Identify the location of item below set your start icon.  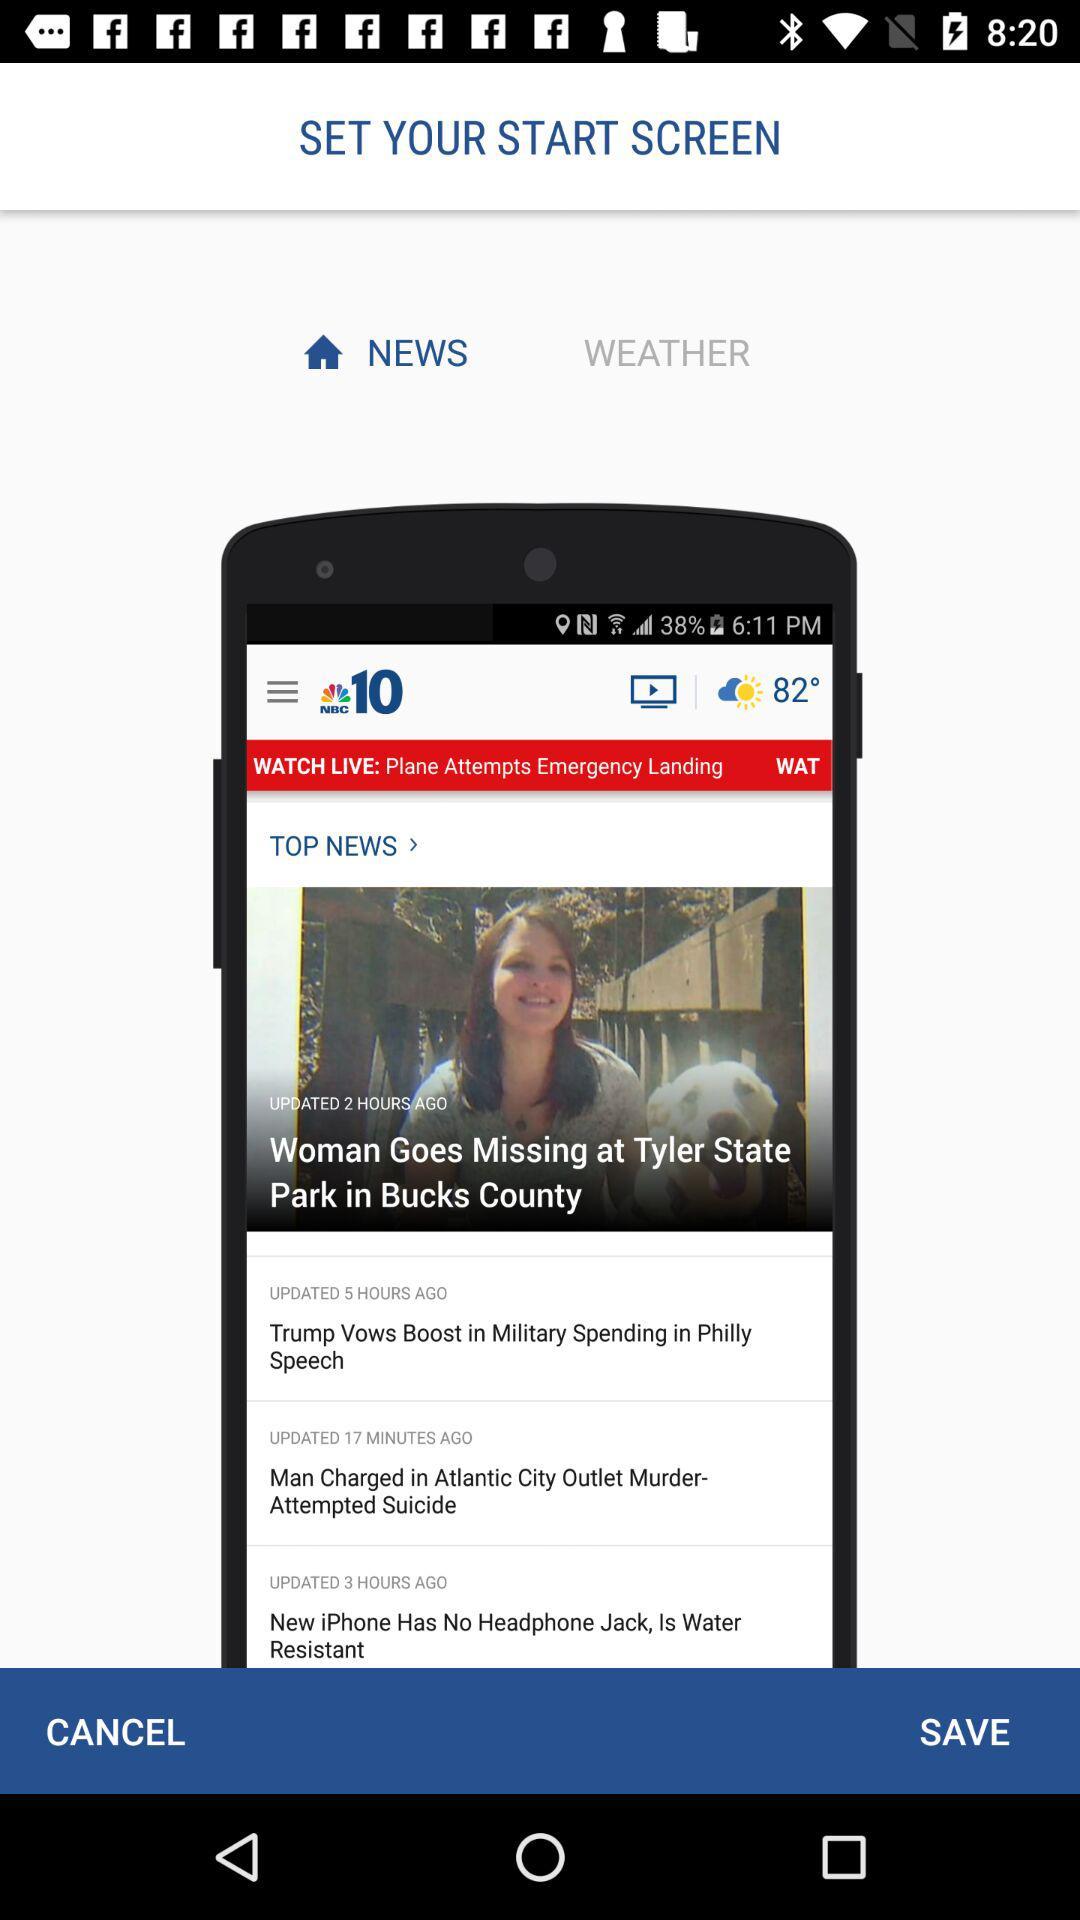
(661, 351).